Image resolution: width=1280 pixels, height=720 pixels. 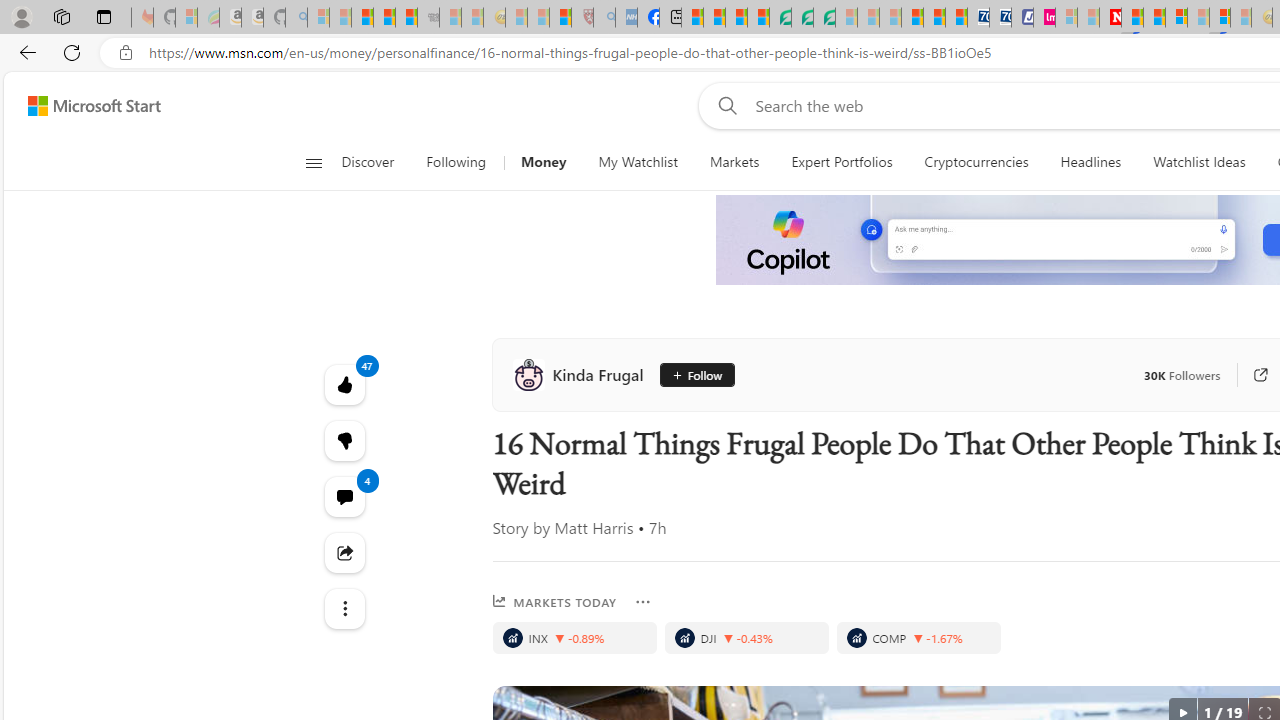 What do you see at coordinates (1199, 162) in the screenshot?
I see `'Watchlist Ideas'` at bounding box center [1199, 162].